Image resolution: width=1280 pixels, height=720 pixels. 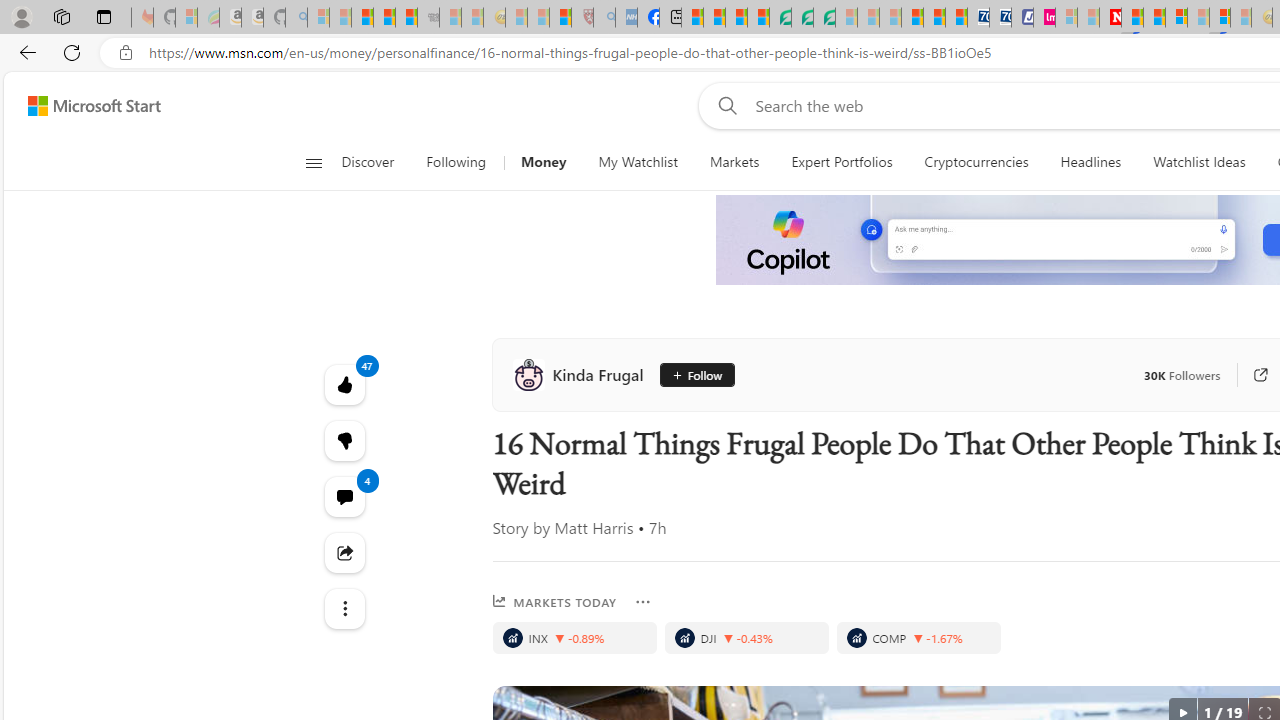 What do you see at coordinates (1199, 162) in the screenshot?
I see `'Watchlist Ideas'` at bounding box center [1199, 162].